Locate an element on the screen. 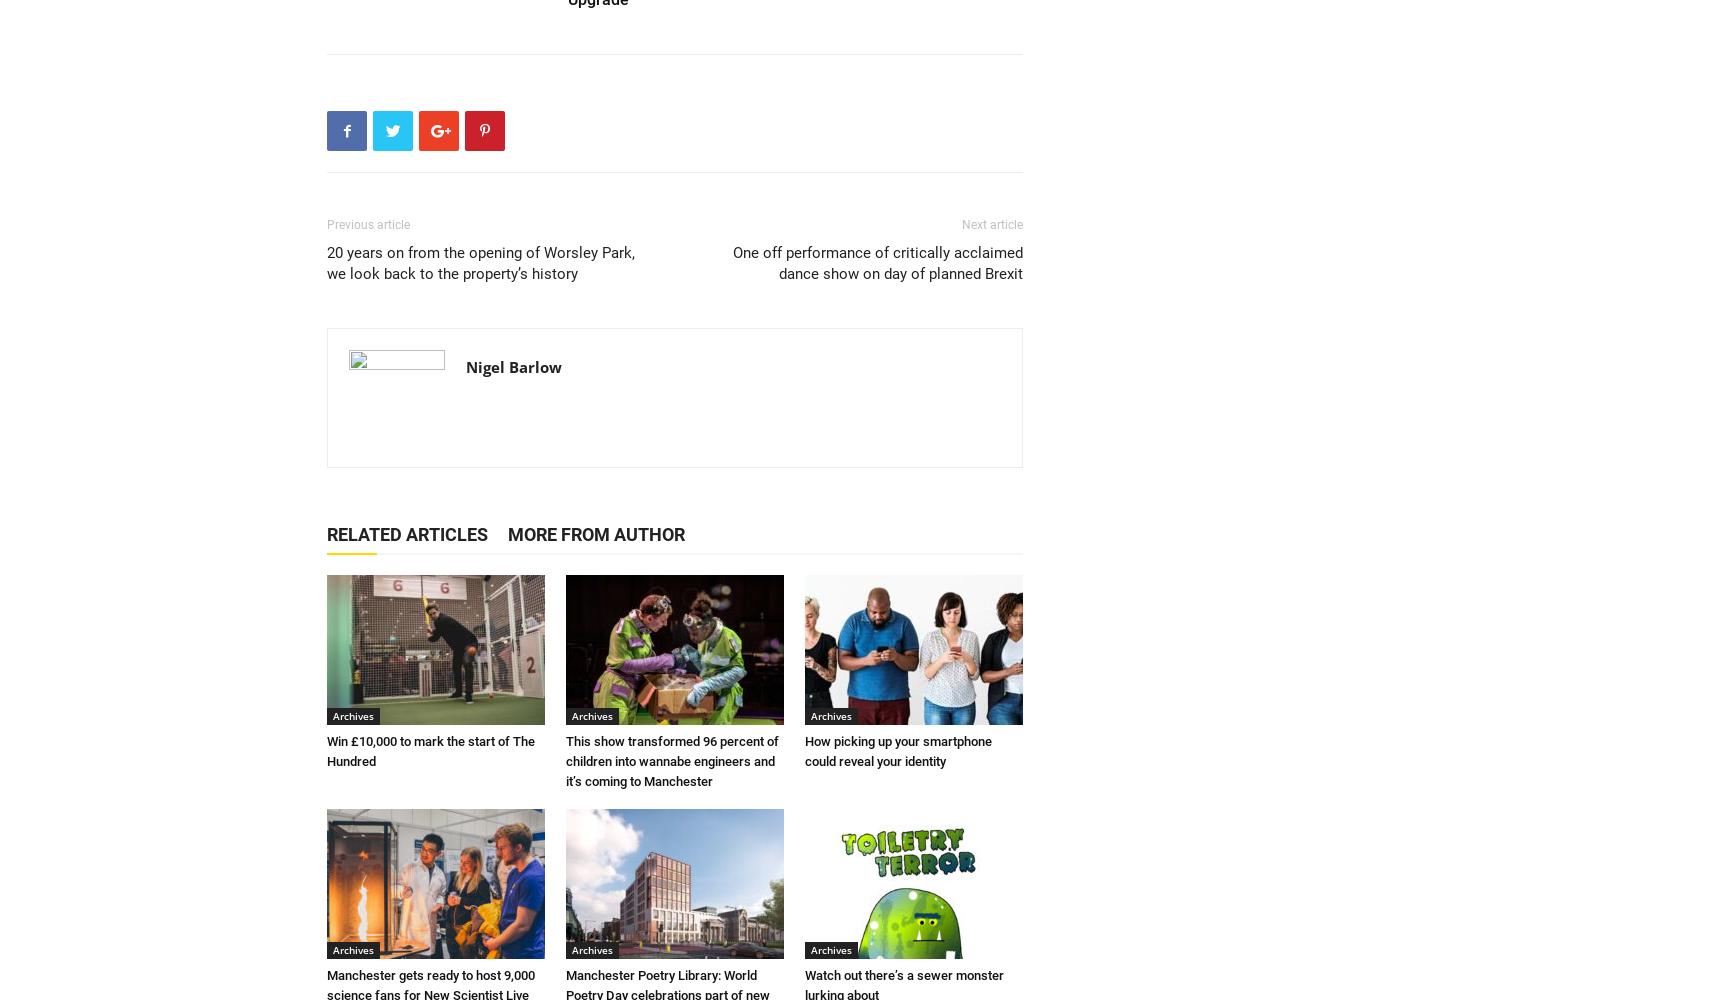  'How picking up your smartphone could reveal your identity' is located at coordinates (898, 751).